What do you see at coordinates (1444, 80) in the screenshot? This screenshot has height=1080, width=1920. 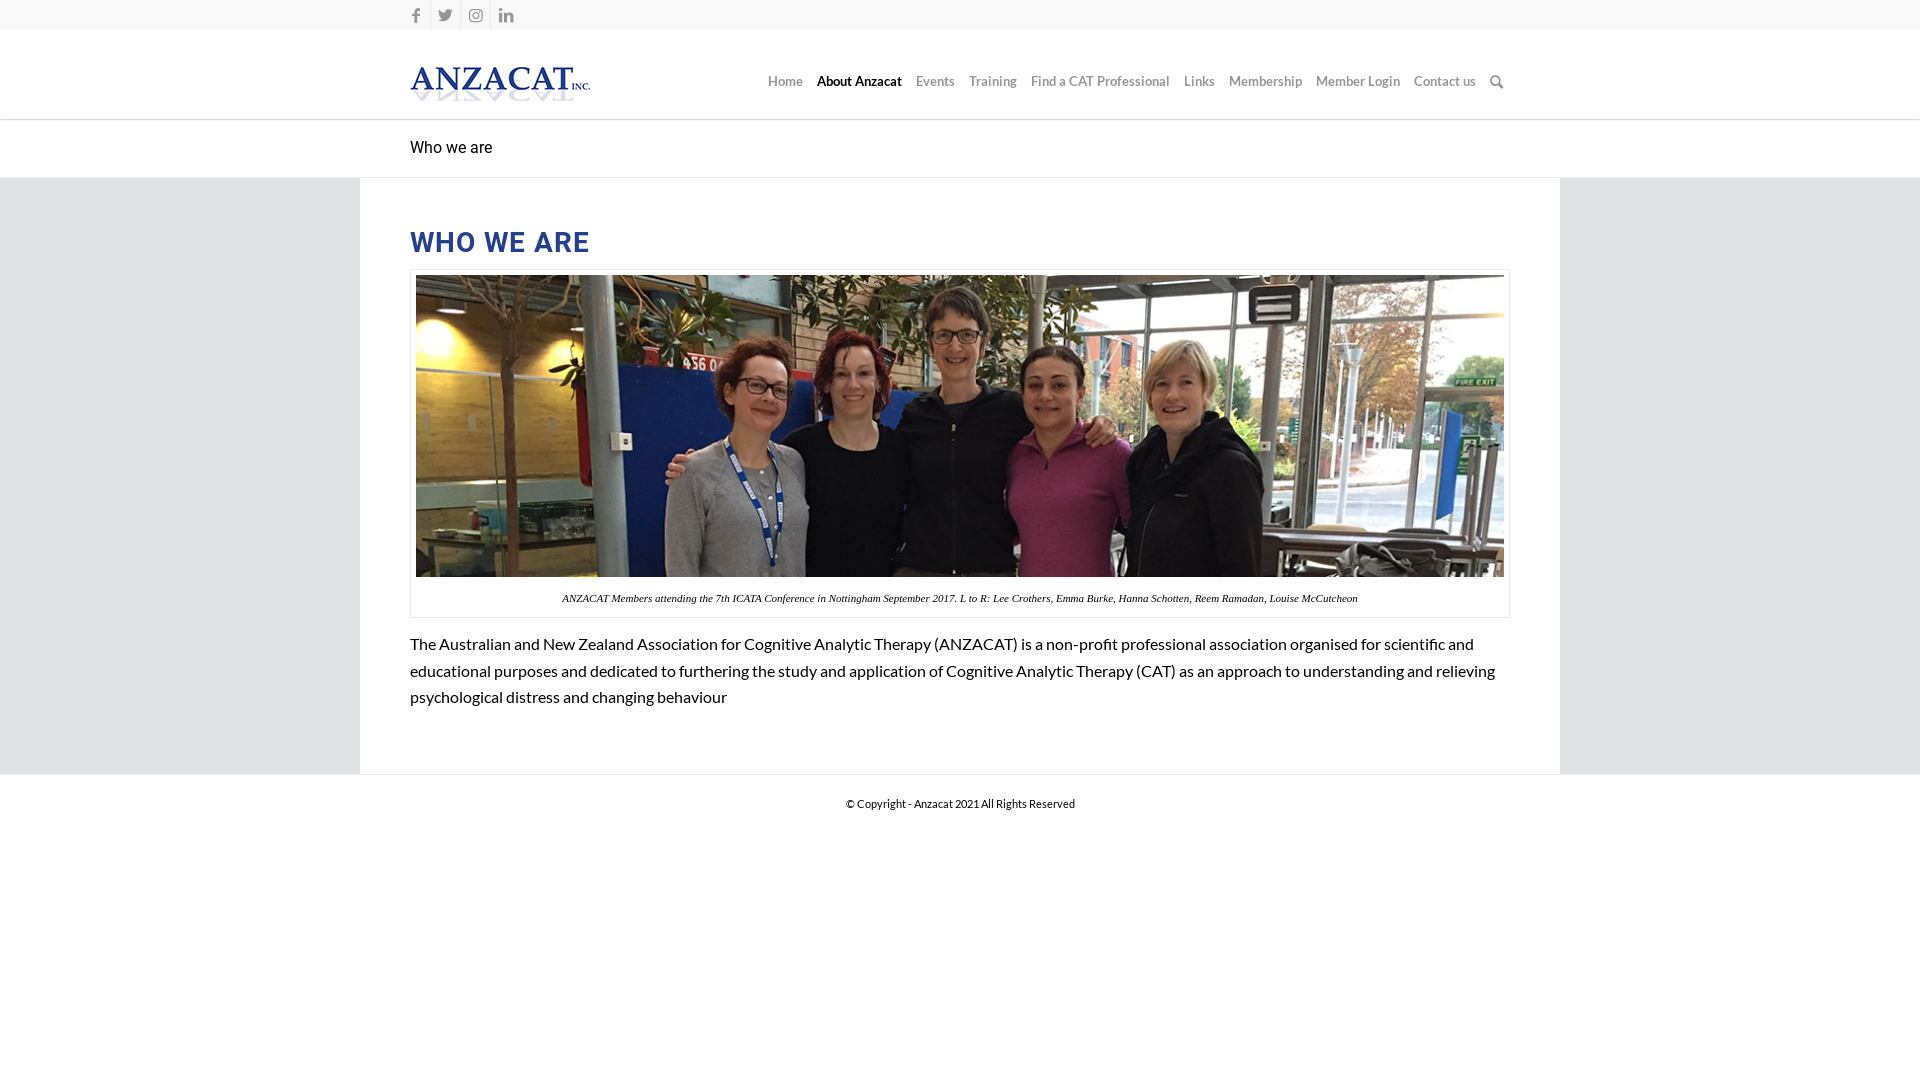 I see `'Contact us'` at bounding box center [1444, 80].